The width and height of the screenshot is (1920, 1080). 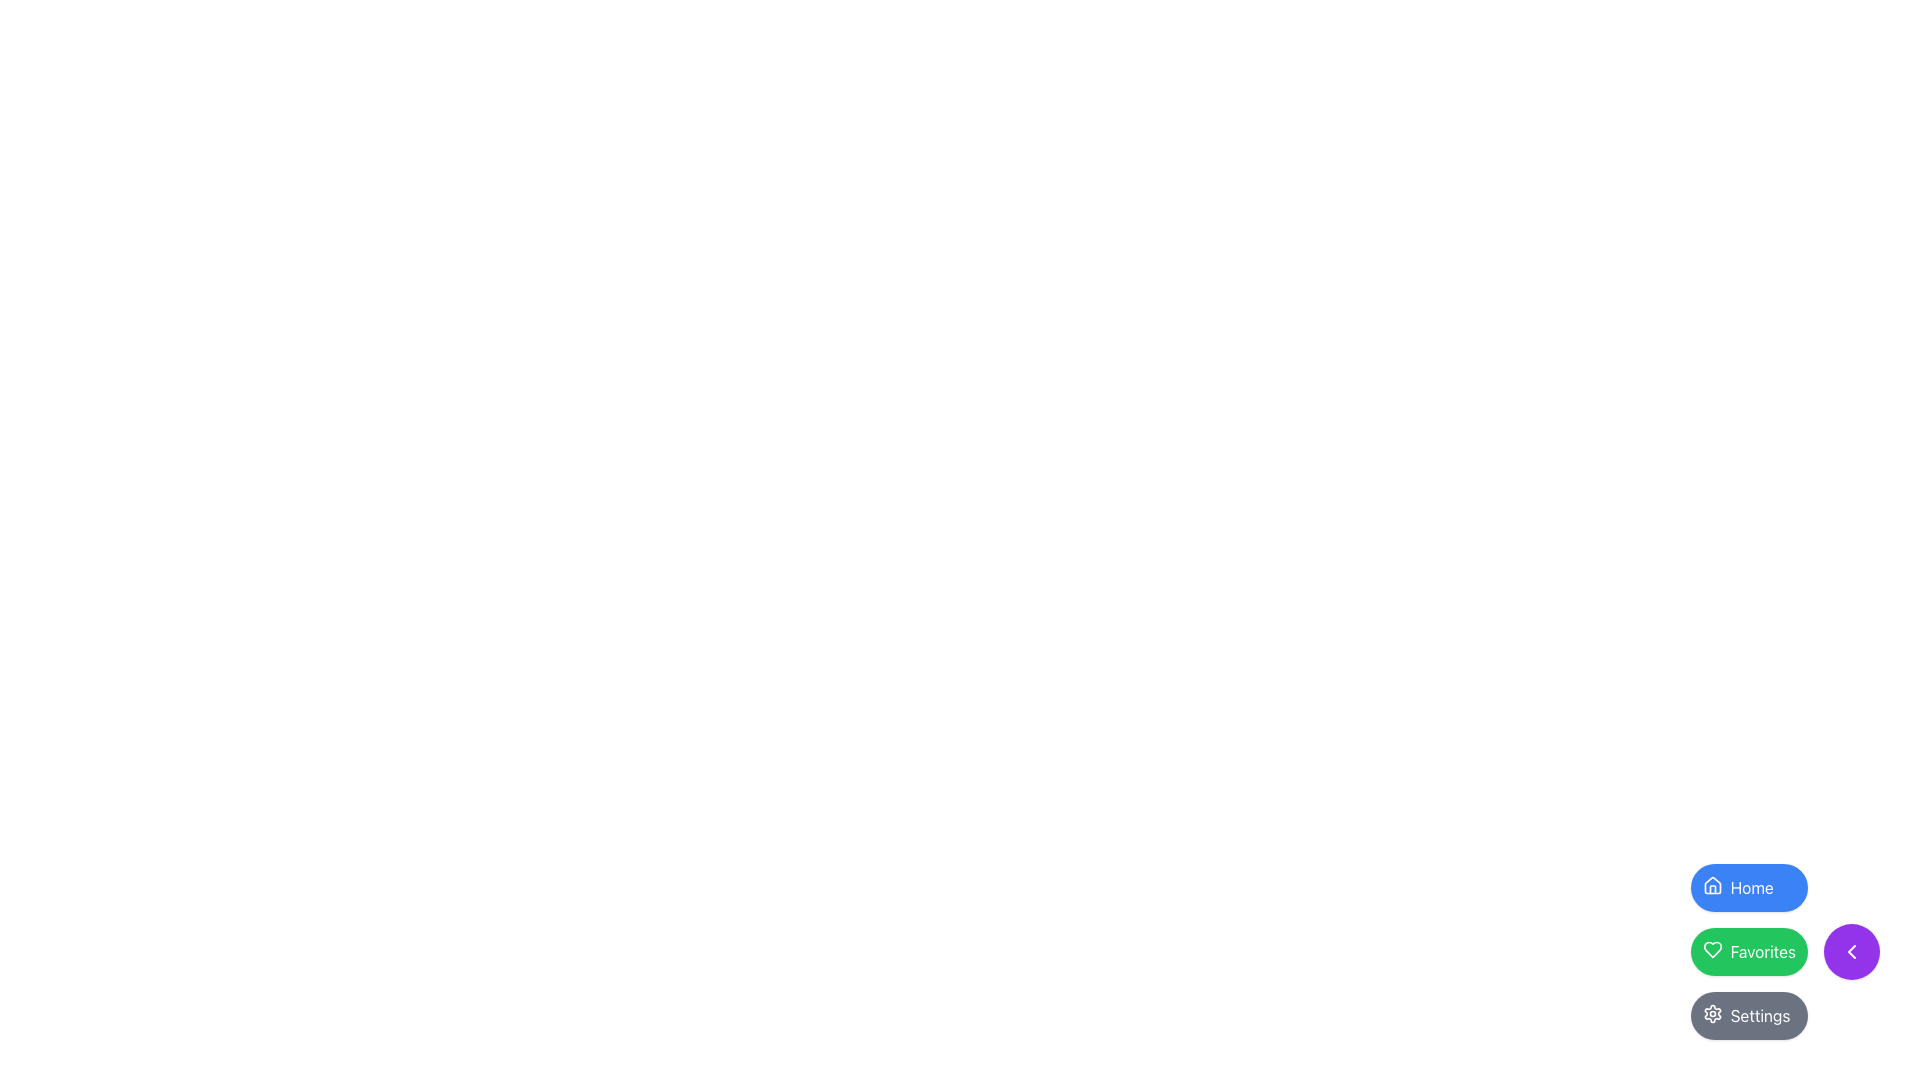 What do you see at coordinates (1785, 951) in the screenshot?
I see `the rounded green button labeled 'Favorites' with a heart icon` at bounding box center [1785, 951].